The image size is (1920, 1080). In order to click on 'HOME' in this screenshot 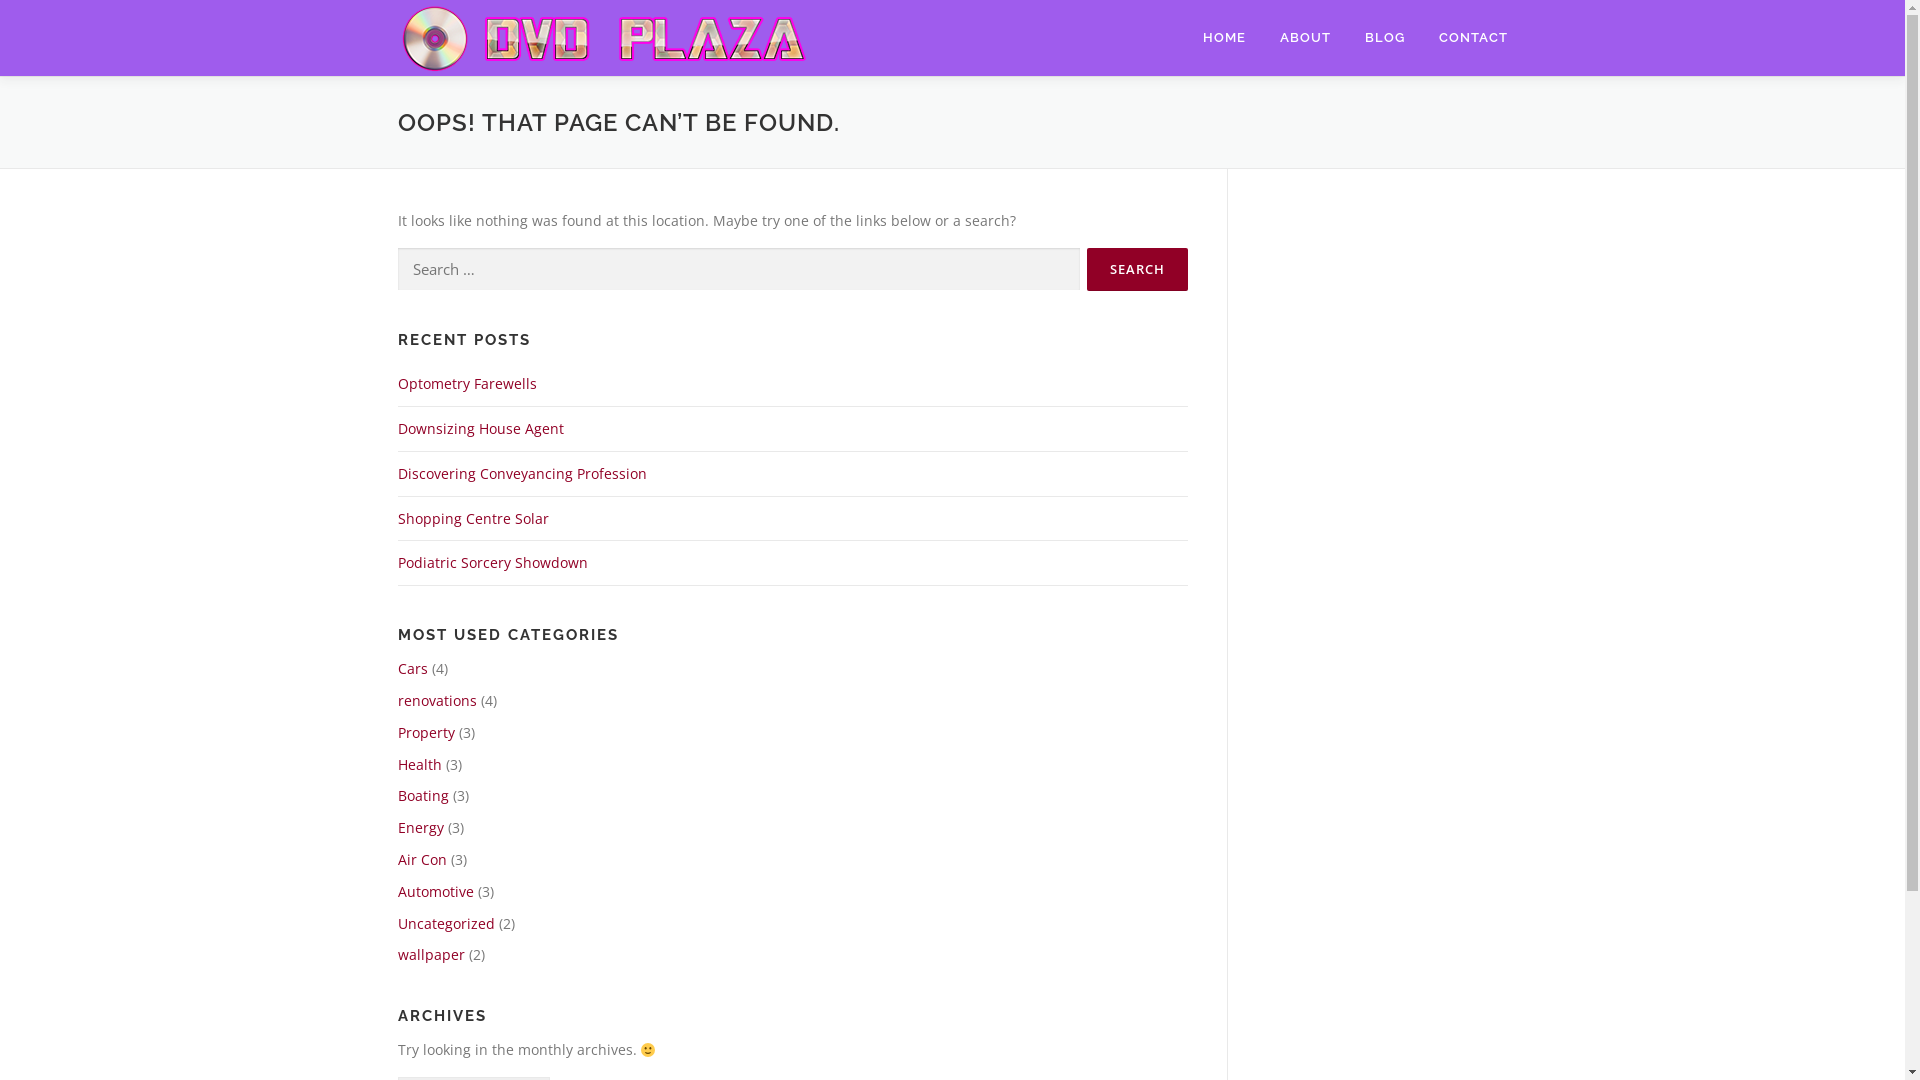, I will do `click(1185, 37)`.